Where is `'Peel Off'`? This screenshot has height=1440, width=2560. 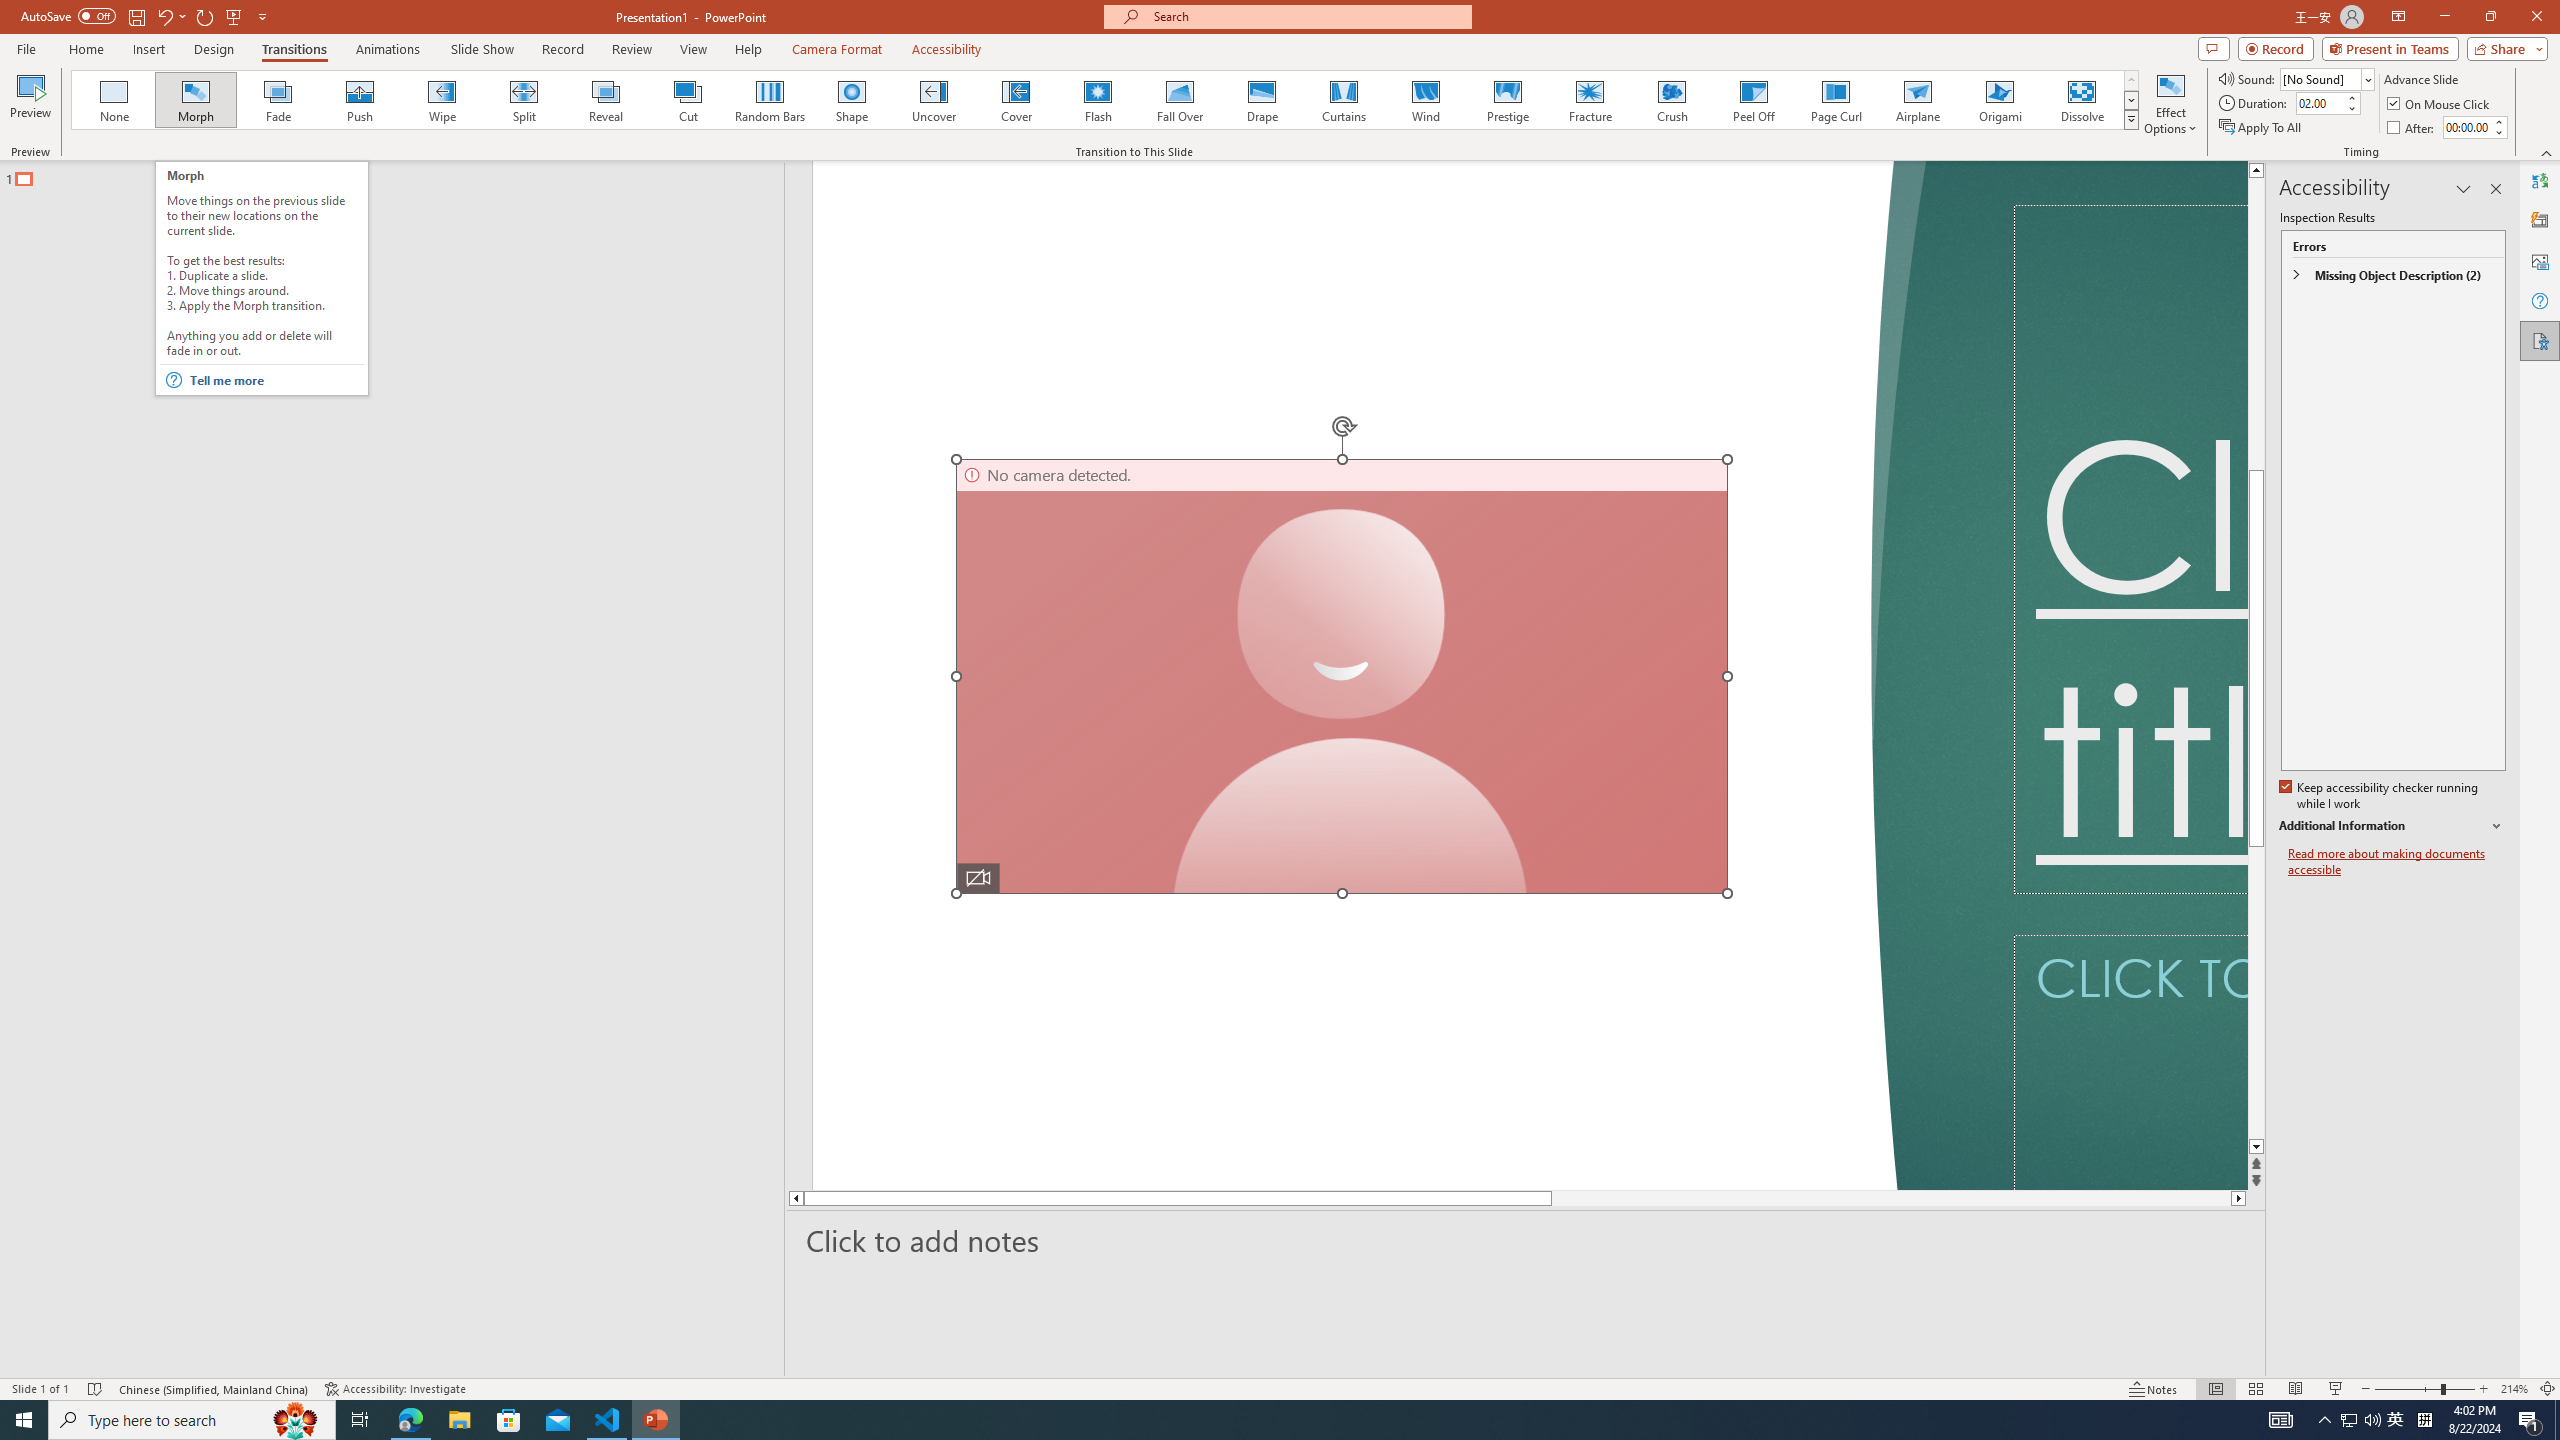
'Peel Off' is located at coordinates (1752, 99).